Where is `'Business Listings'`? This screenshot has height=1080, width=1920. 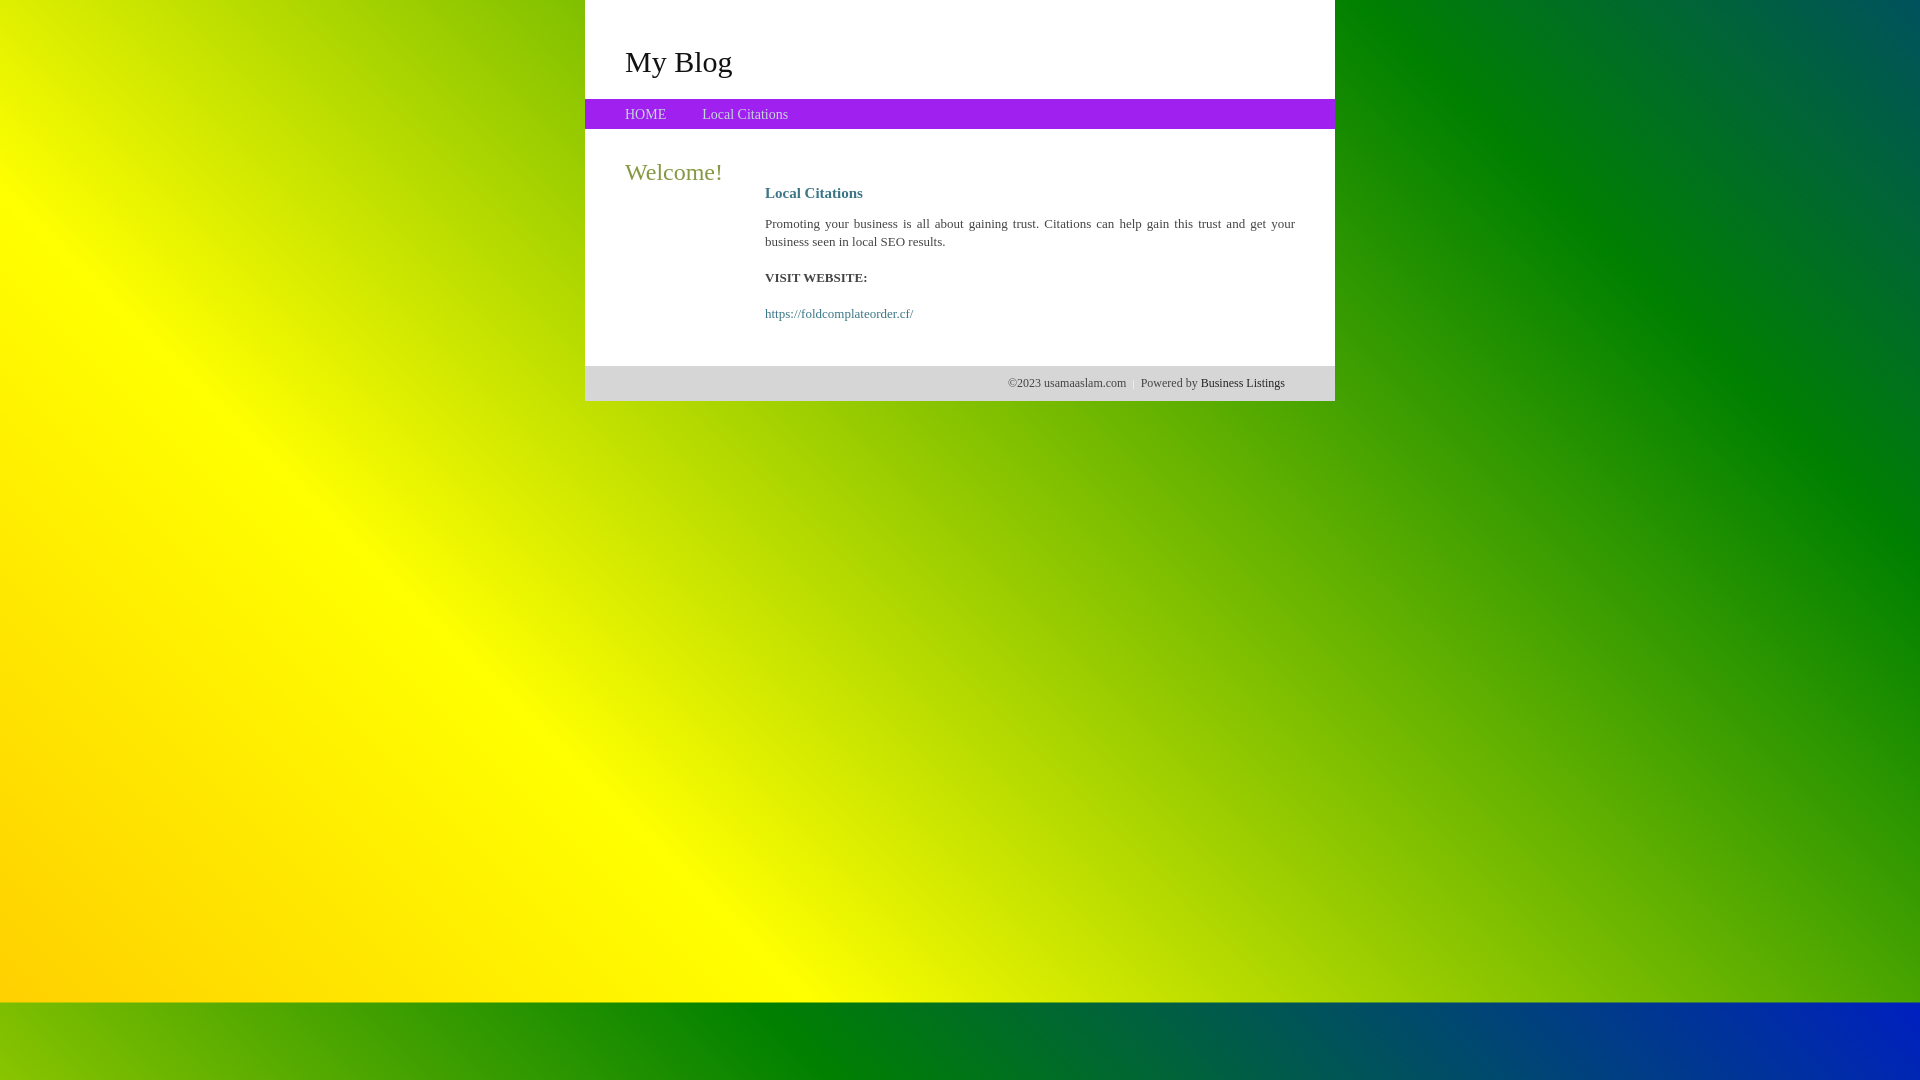 'Business Listings' is located at coordinates (1242, 382).